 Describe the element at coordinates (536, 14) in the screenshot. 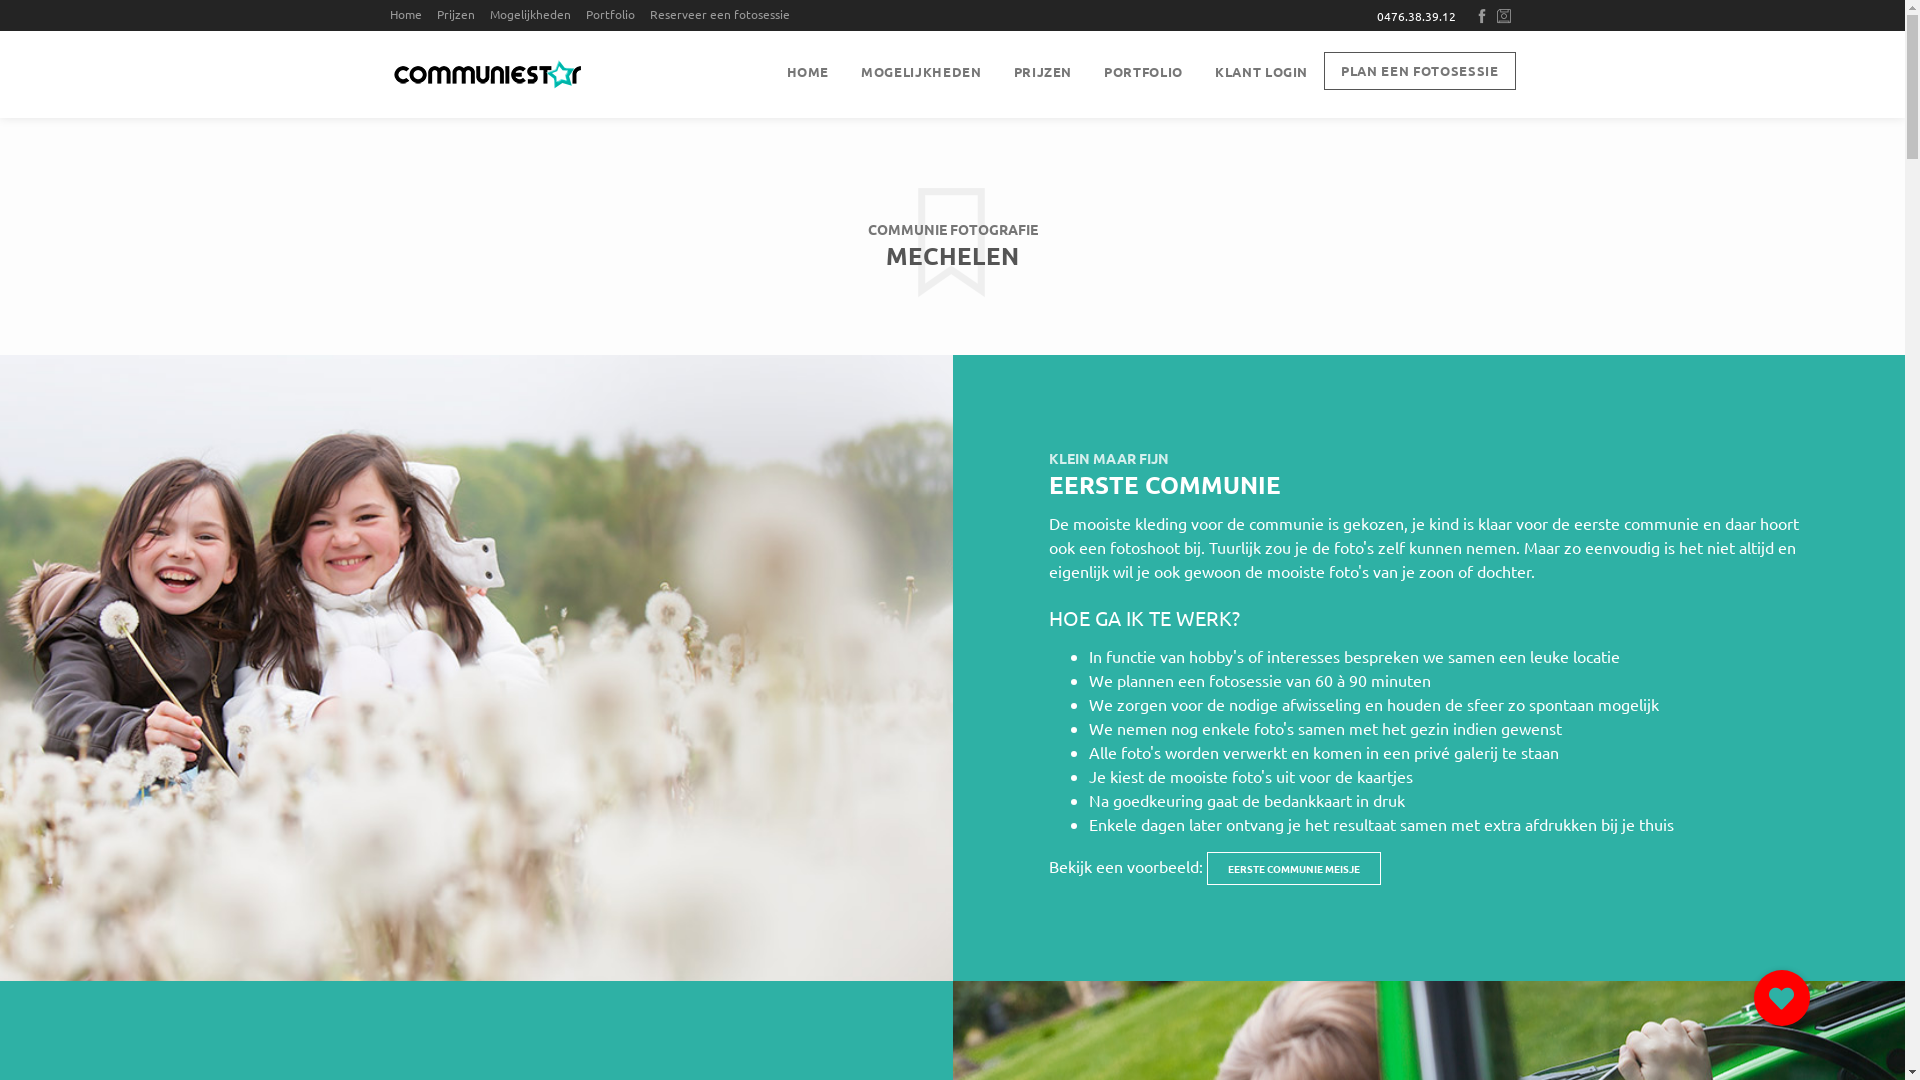

I see `'Mogelijkheden'` at that location.